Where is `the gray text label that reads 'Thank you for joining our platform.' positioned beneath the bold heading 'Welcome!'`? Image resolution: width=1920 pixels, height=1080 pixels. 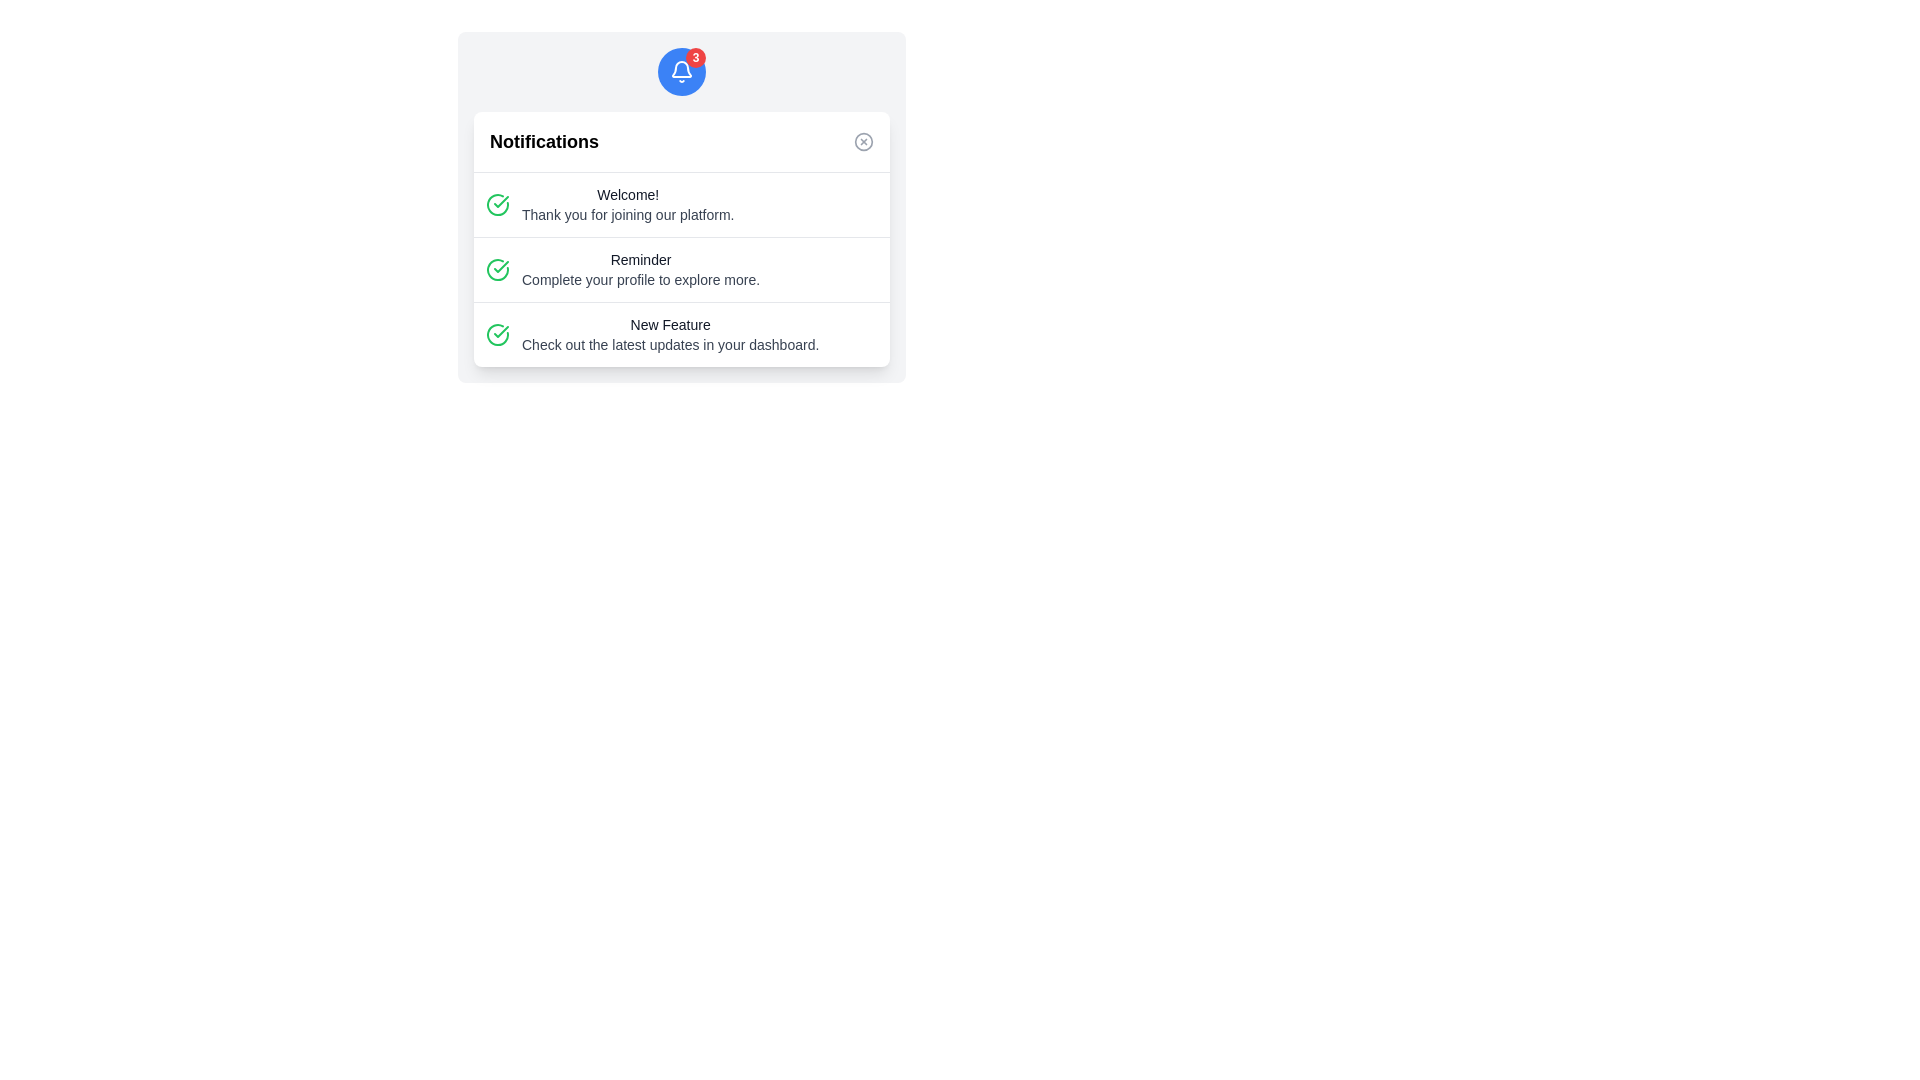
the gray text label that reads 'Thank you for joining our platform.' positioned beneath the bold heading 'Welcome!' is located at coordinates (627, 215).